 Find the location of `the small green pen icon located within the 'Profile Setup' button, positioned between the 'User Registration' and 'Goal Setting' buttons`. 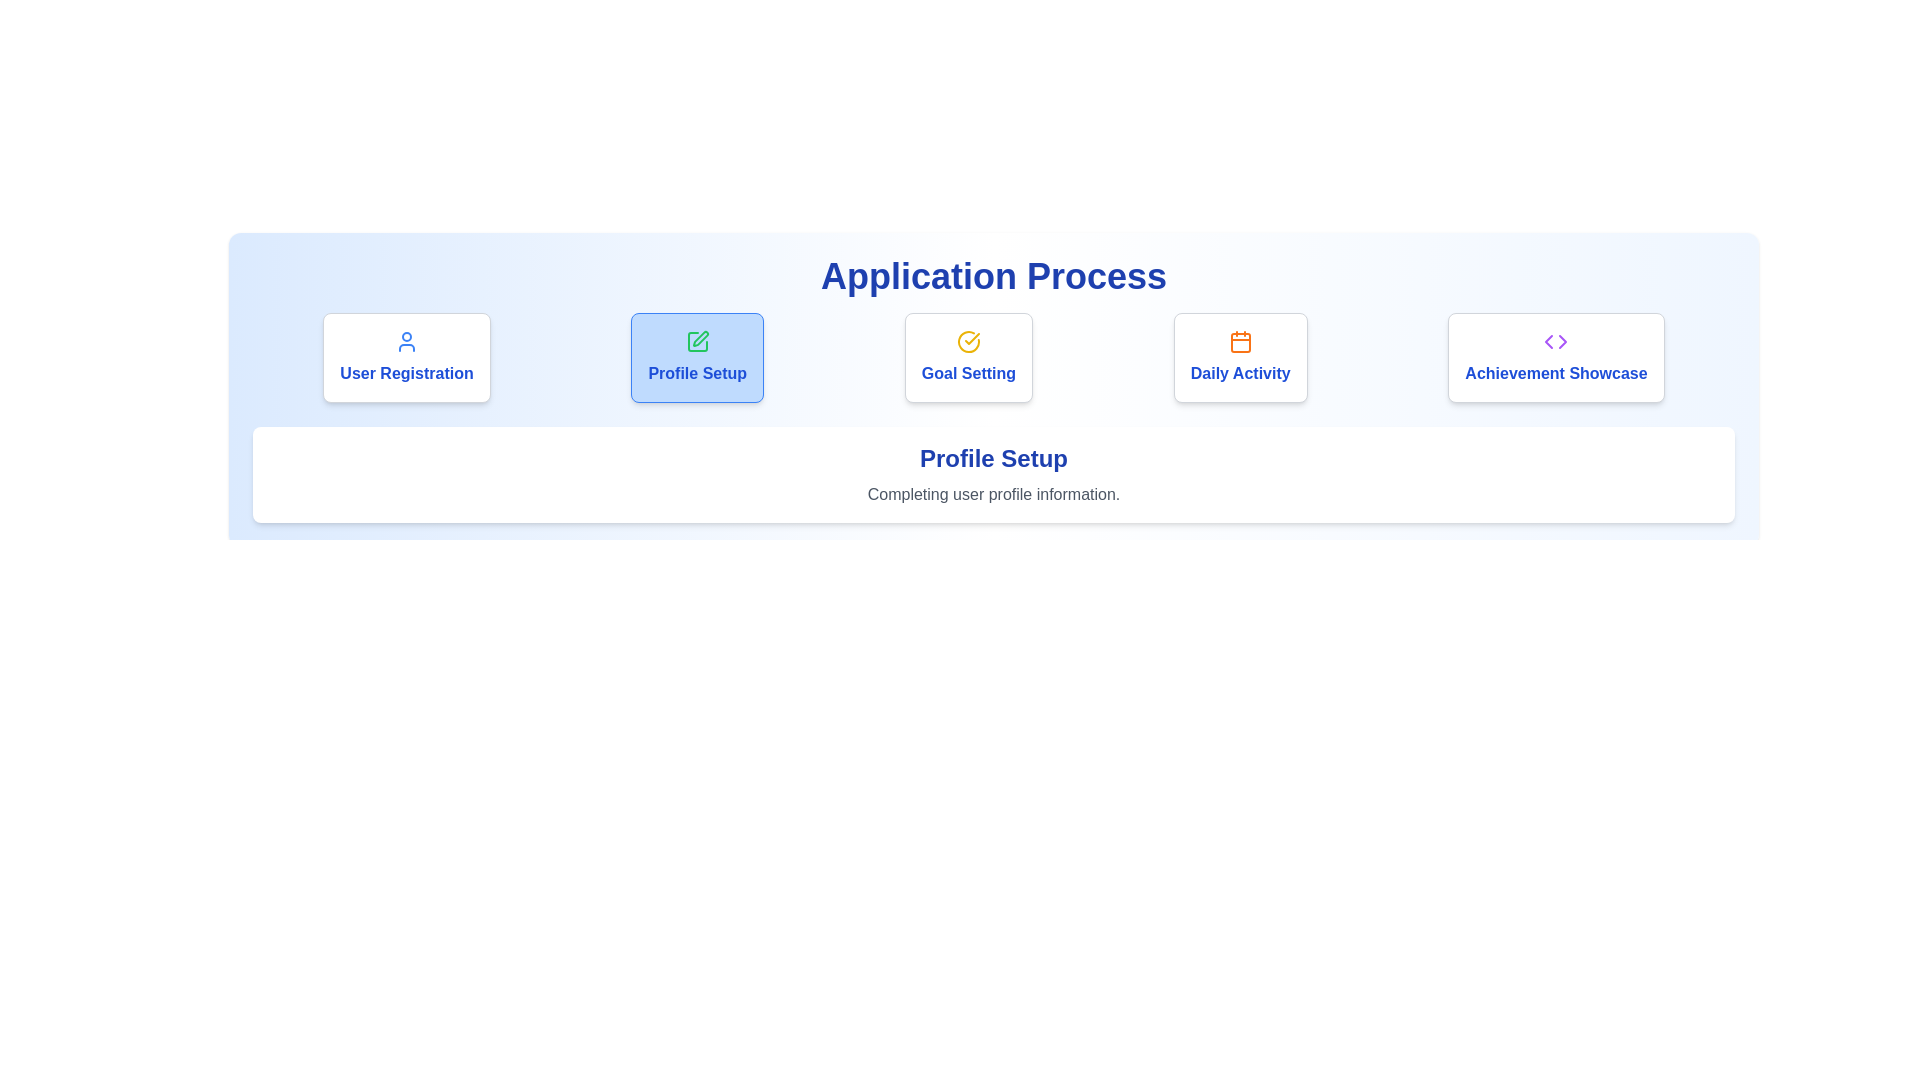

the small green pen icon located within the 'Profile Setup' button, positioned between the 'User Registration' and 'Goal Setting' buttons is located at coordinates (700, 338).